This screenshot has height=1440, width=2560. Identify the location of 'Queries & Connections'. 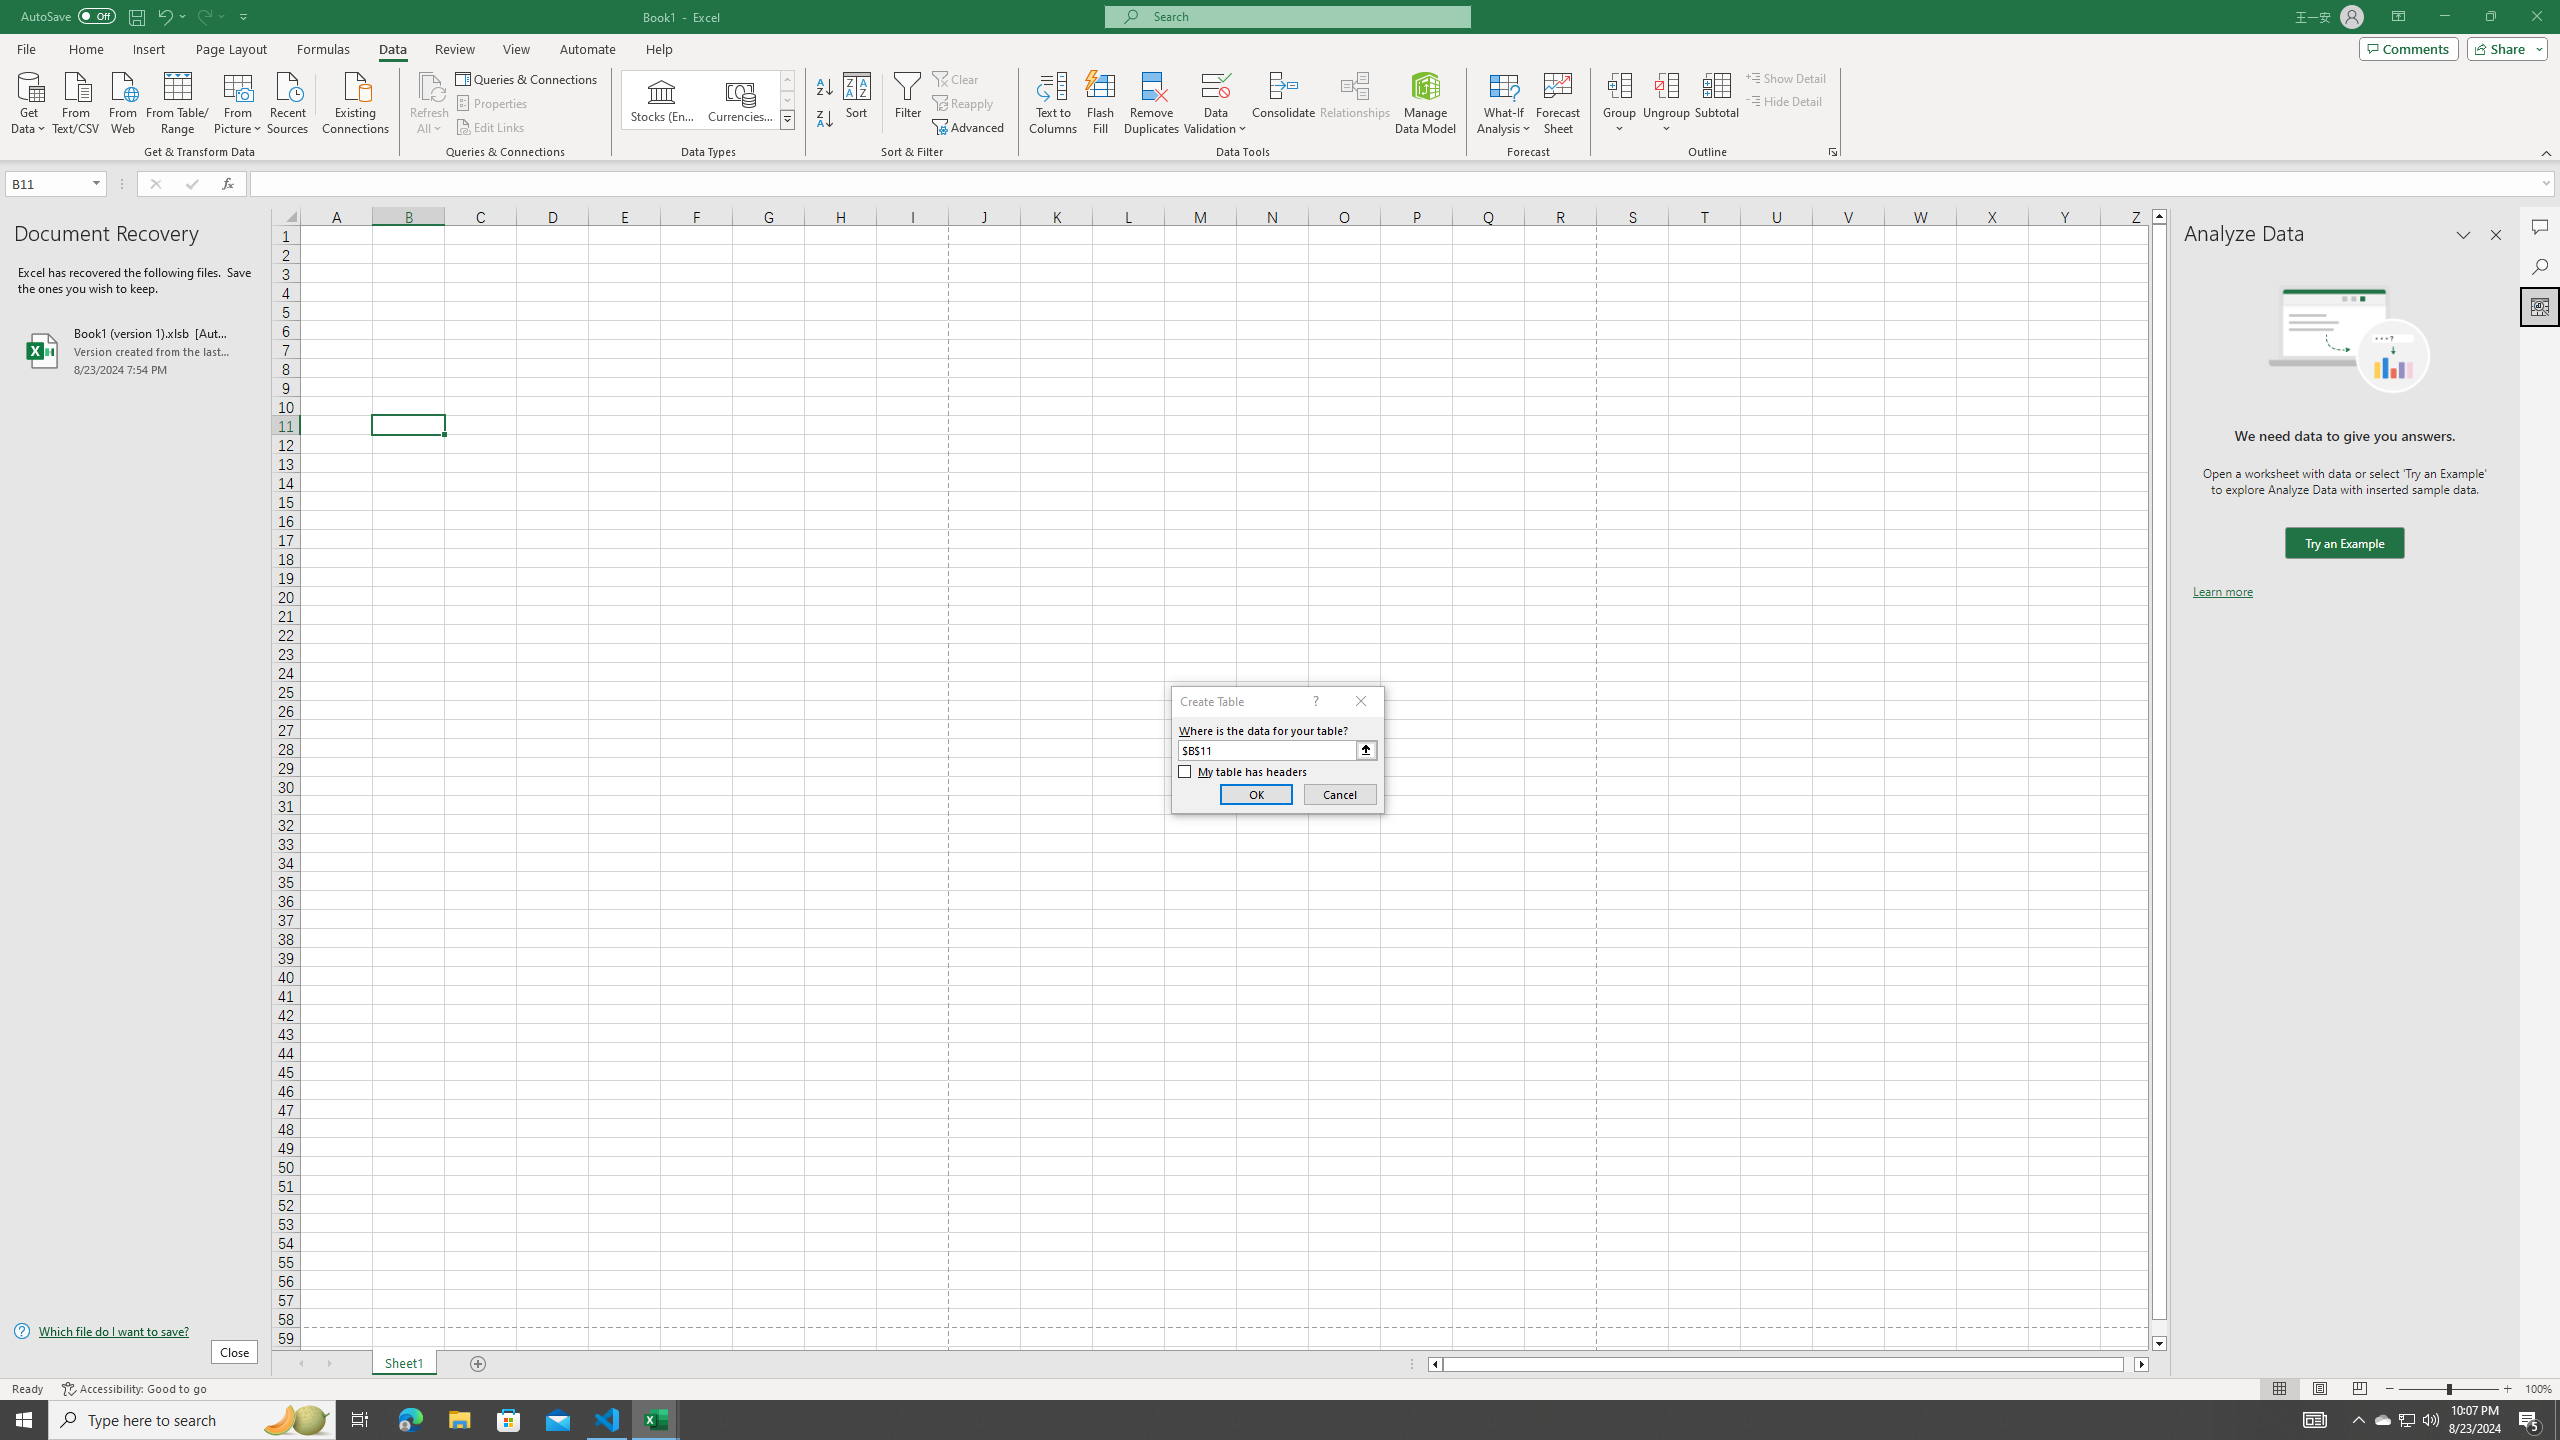
(527, 78).